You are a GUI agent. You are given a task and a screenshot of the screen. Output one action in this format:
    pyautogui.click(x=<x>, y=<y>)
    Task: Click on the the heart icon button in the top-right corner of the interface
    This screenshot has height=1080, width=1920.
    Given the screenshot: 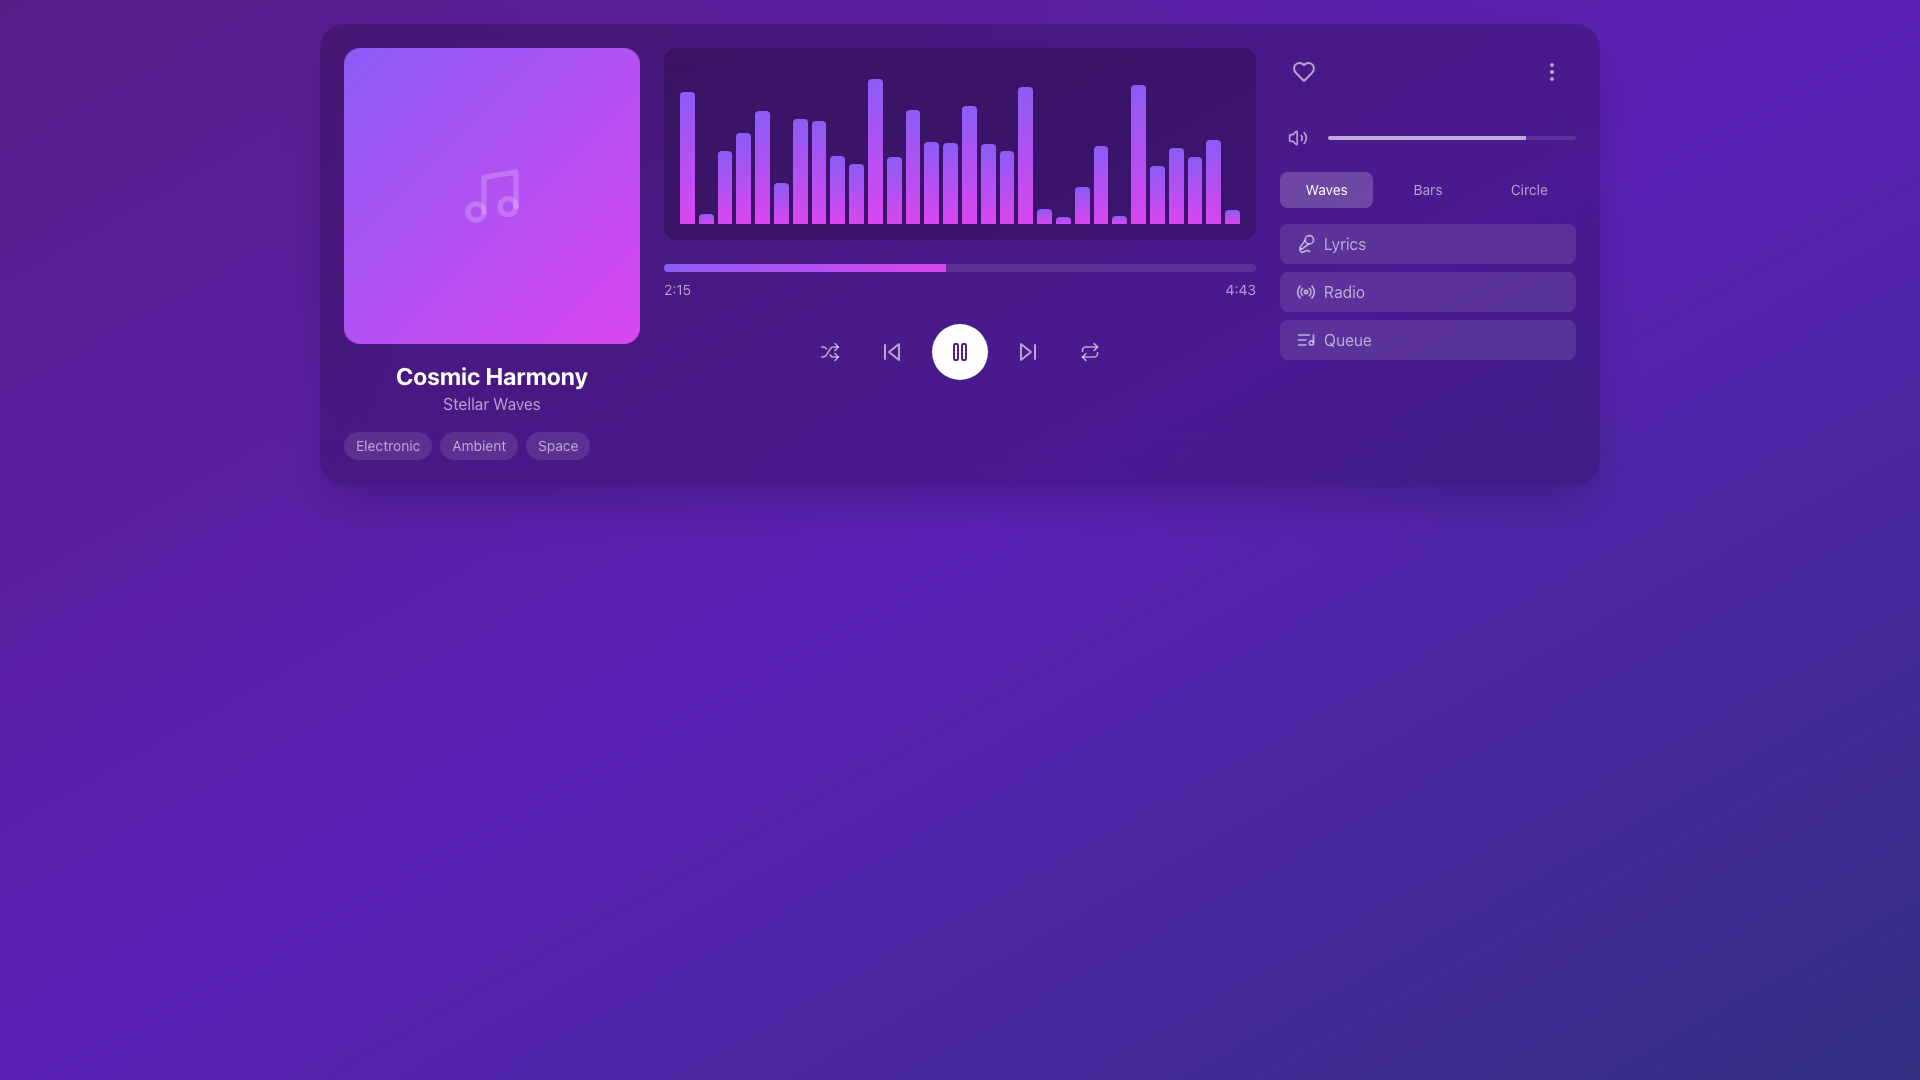 What is the action you would take?
    pyautogui.click(x=1304, y=71)
    